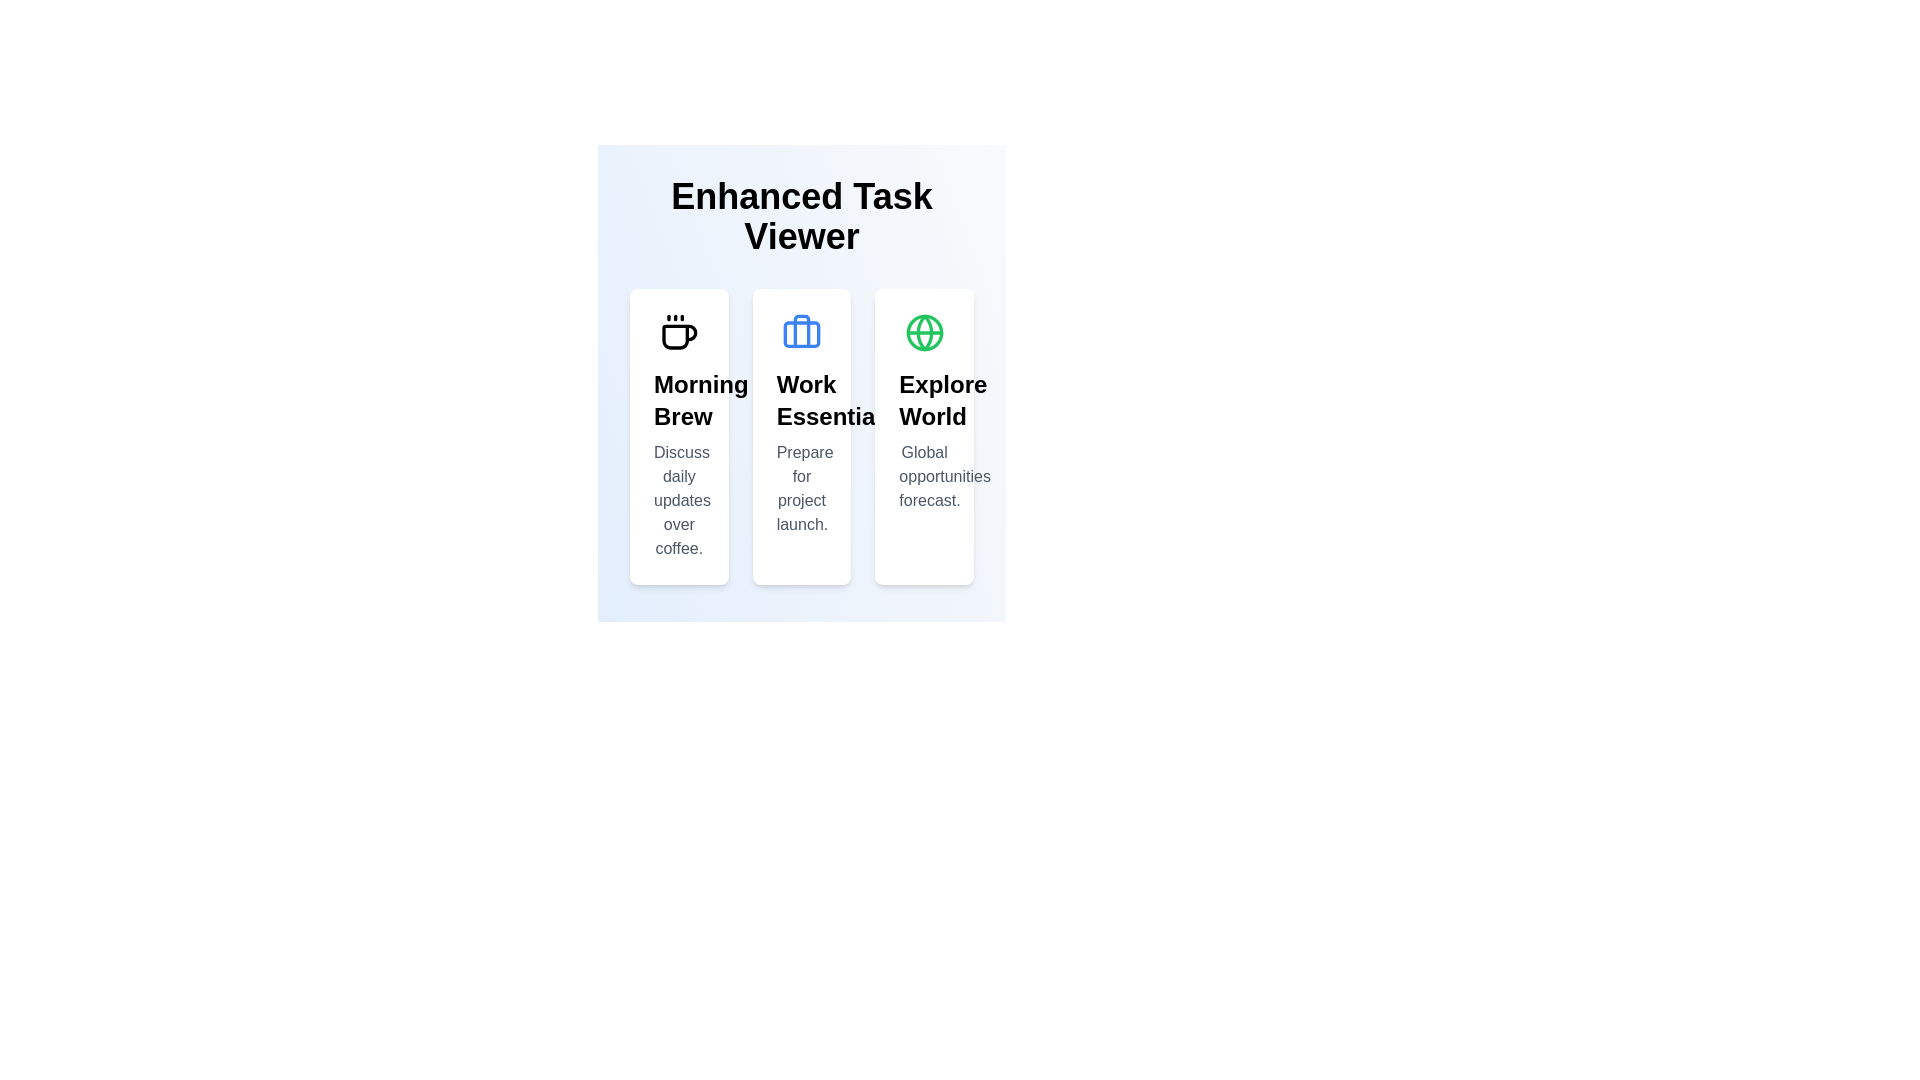 This screenshot has height=1080, width=1920. What do you see at coordinates (801, 330) in the screenshot?
I see `the decorative icon representing 'Work Essentials' located at the top-center of the 'Work Essentials' card` at bounding box center [801, 330].